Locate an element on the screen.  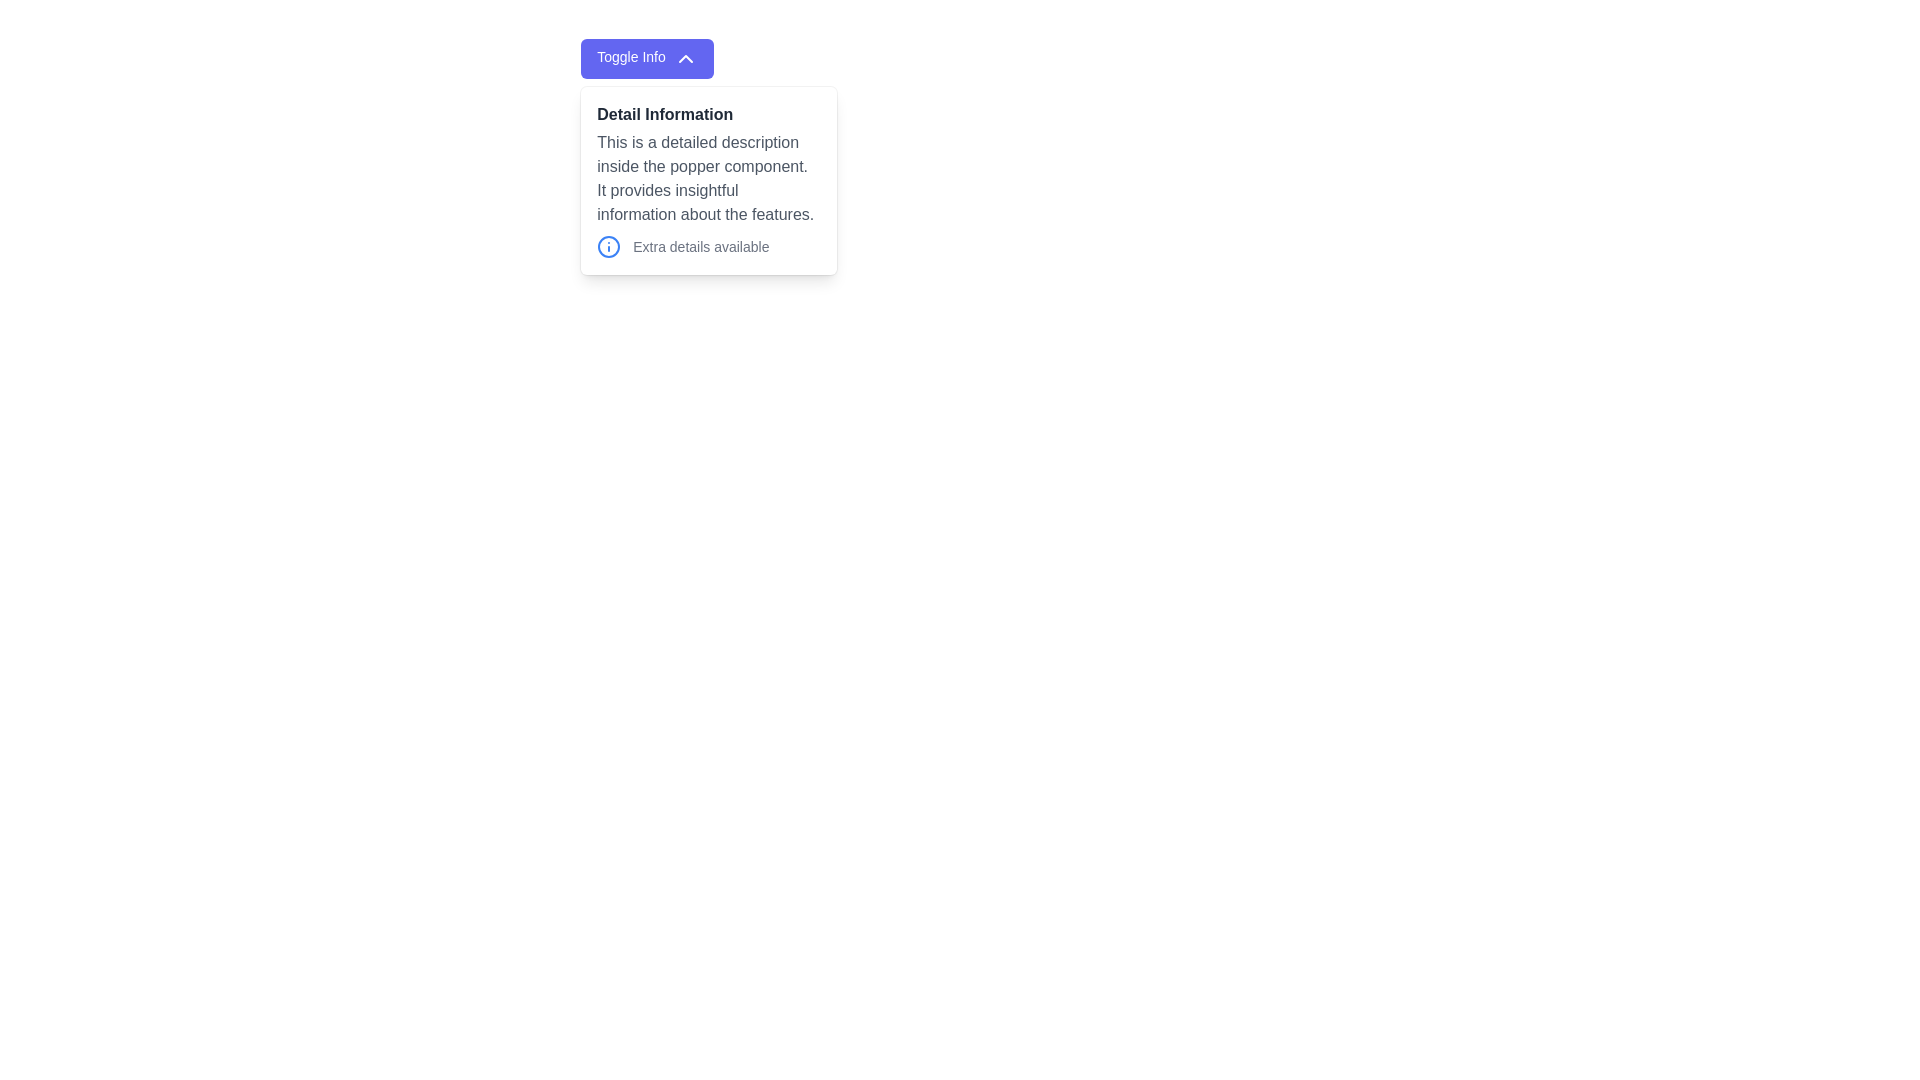
text from the Text Label positioned to the right of the blue information icon in the lower section of the pop-up card is located at coordinates (701, 245).